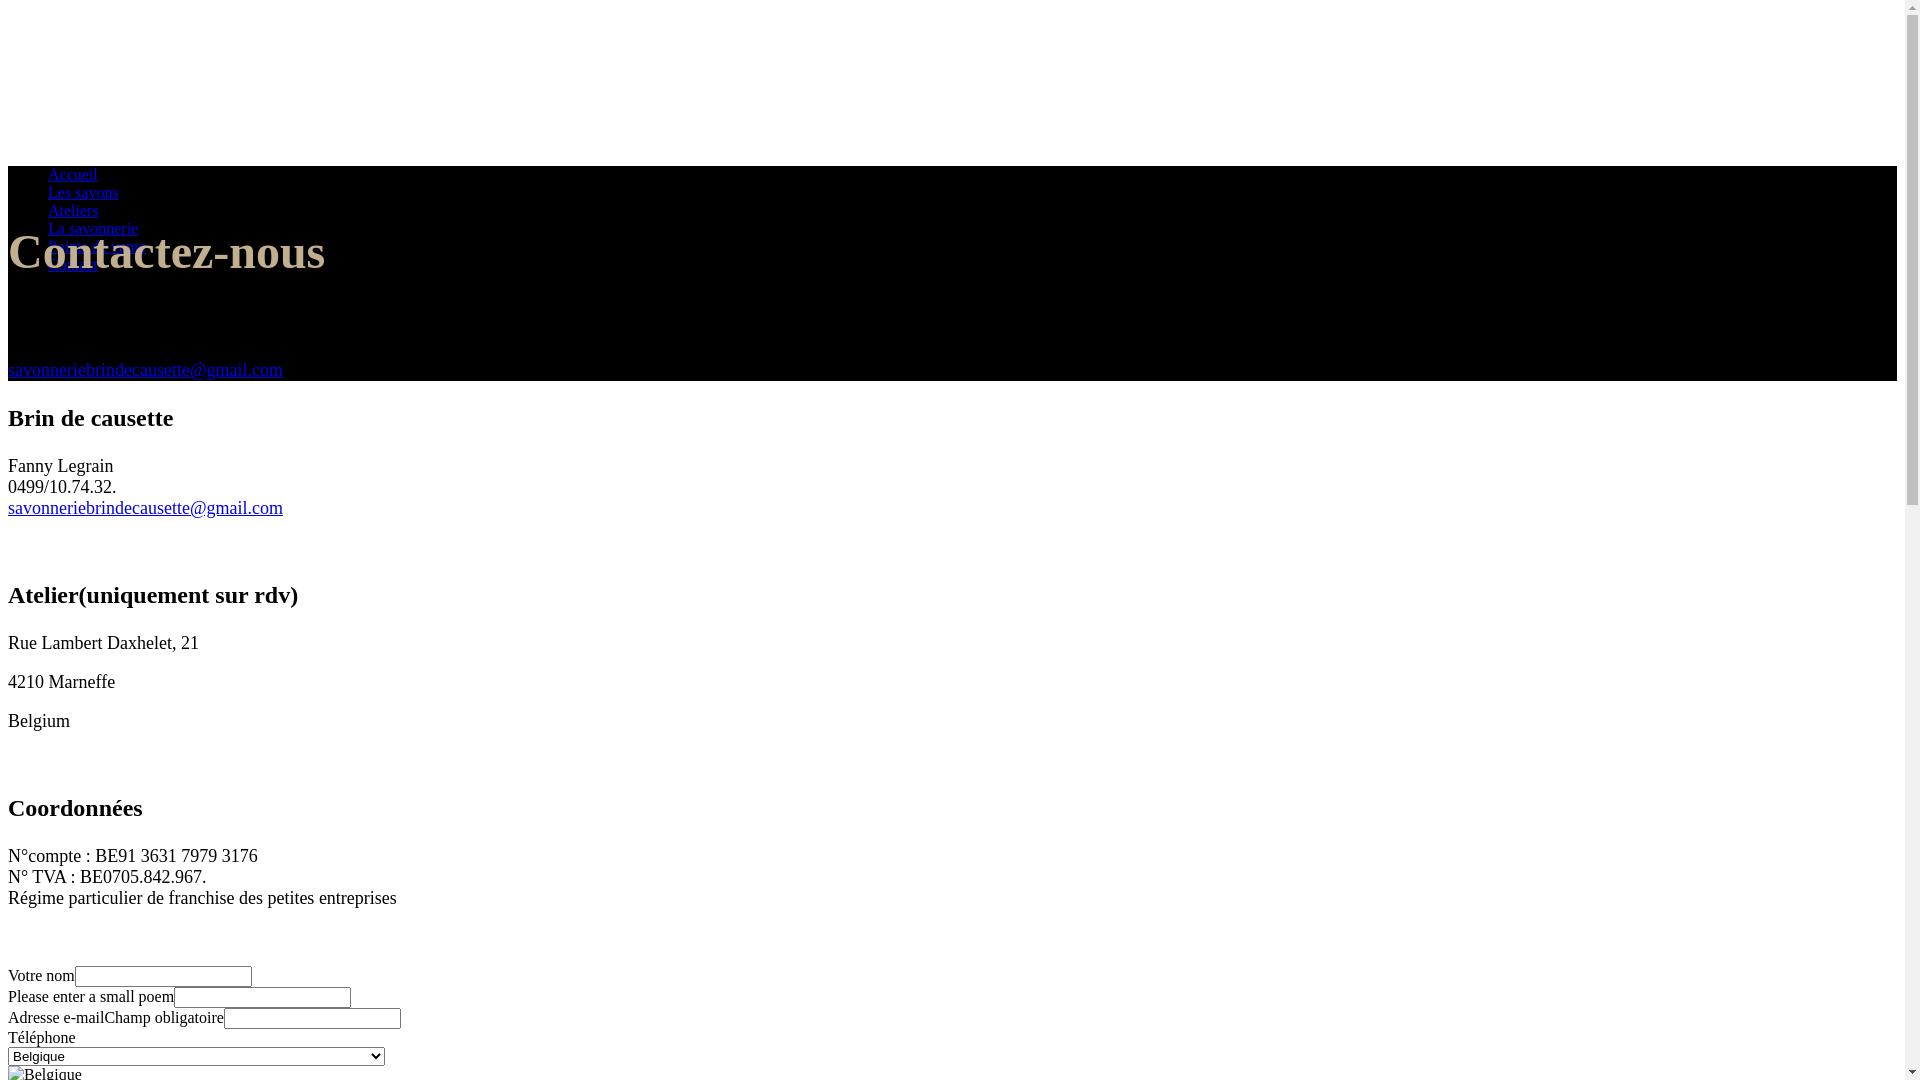 This screenshot has height=1080, width=1920. What do you see at coordinates (48, 227) in the screenshot?
I see `'La savonnerie'` at bounding box center [48, 227].